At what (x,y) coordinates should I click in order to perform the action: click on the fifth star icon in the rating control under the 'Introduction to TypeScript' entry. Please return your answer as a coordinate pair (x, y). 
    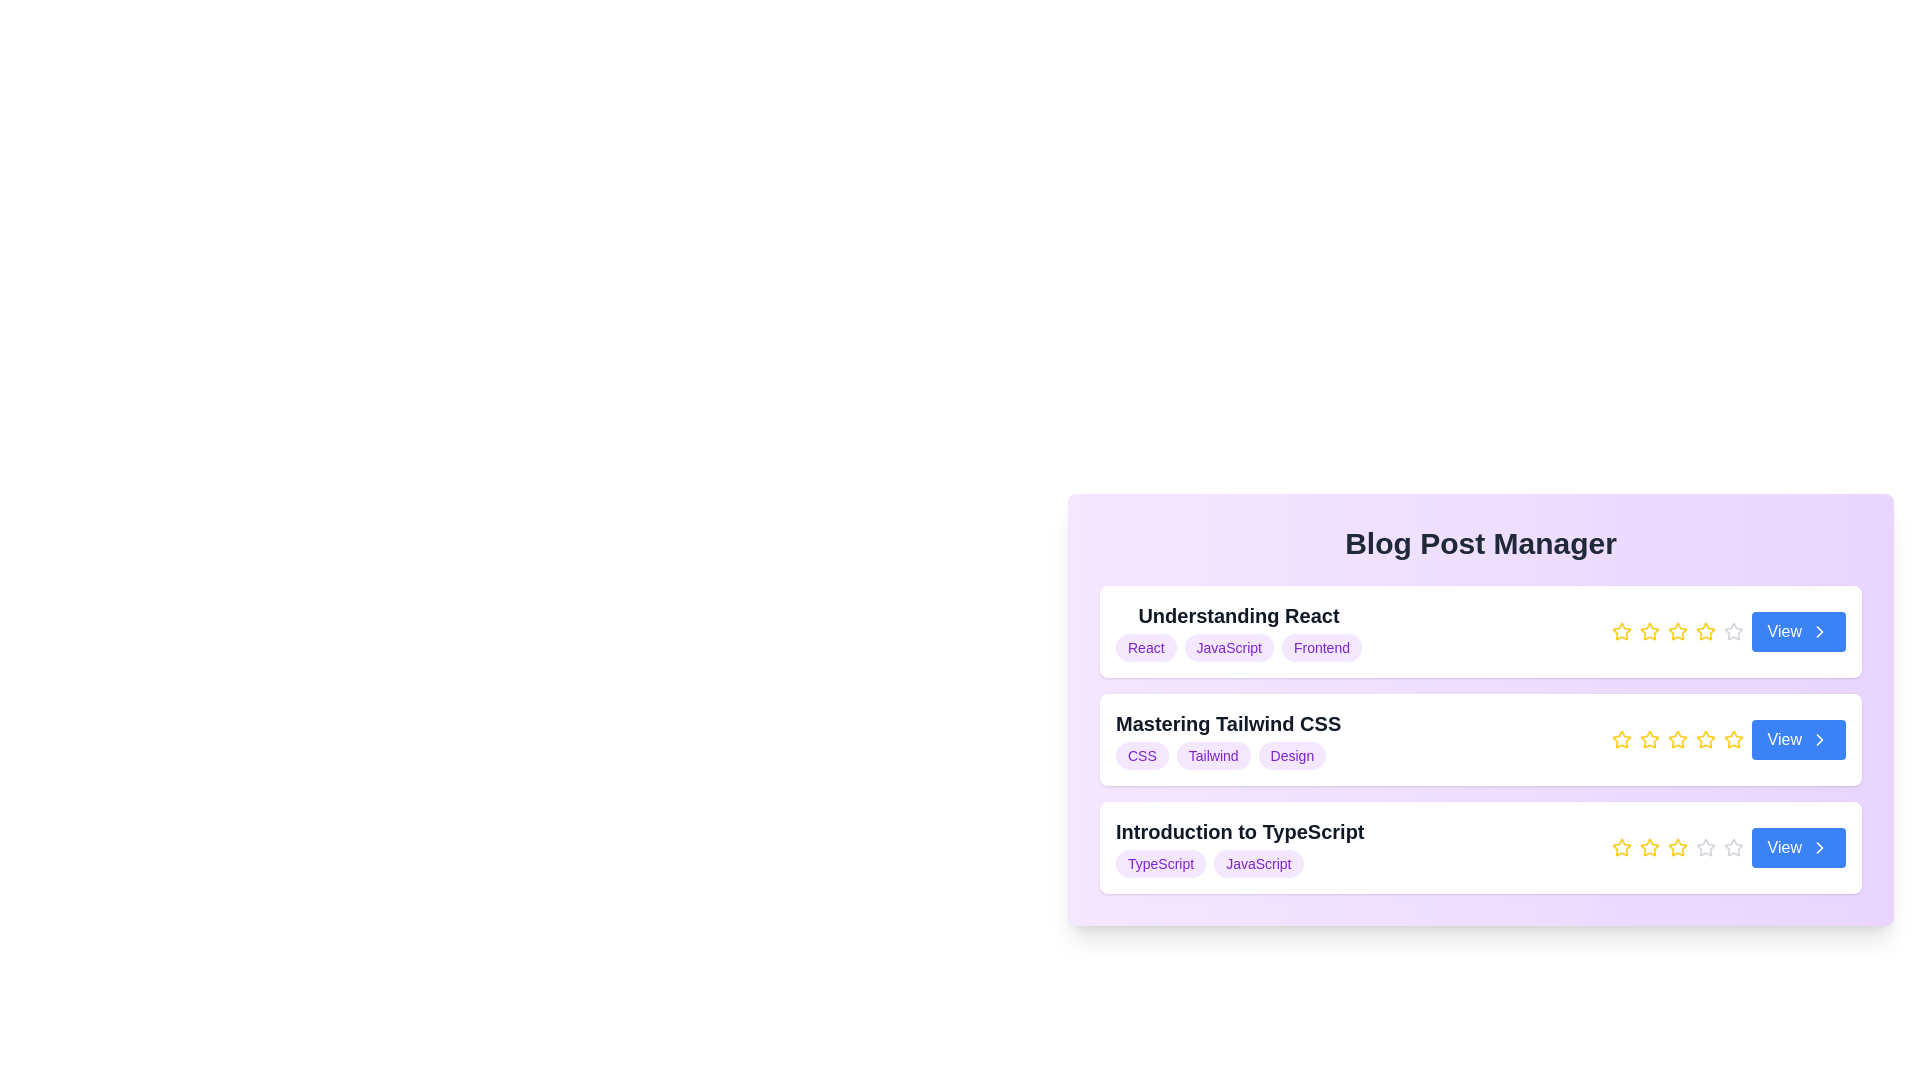
    Looking at the image, I should click on (1732, 848).